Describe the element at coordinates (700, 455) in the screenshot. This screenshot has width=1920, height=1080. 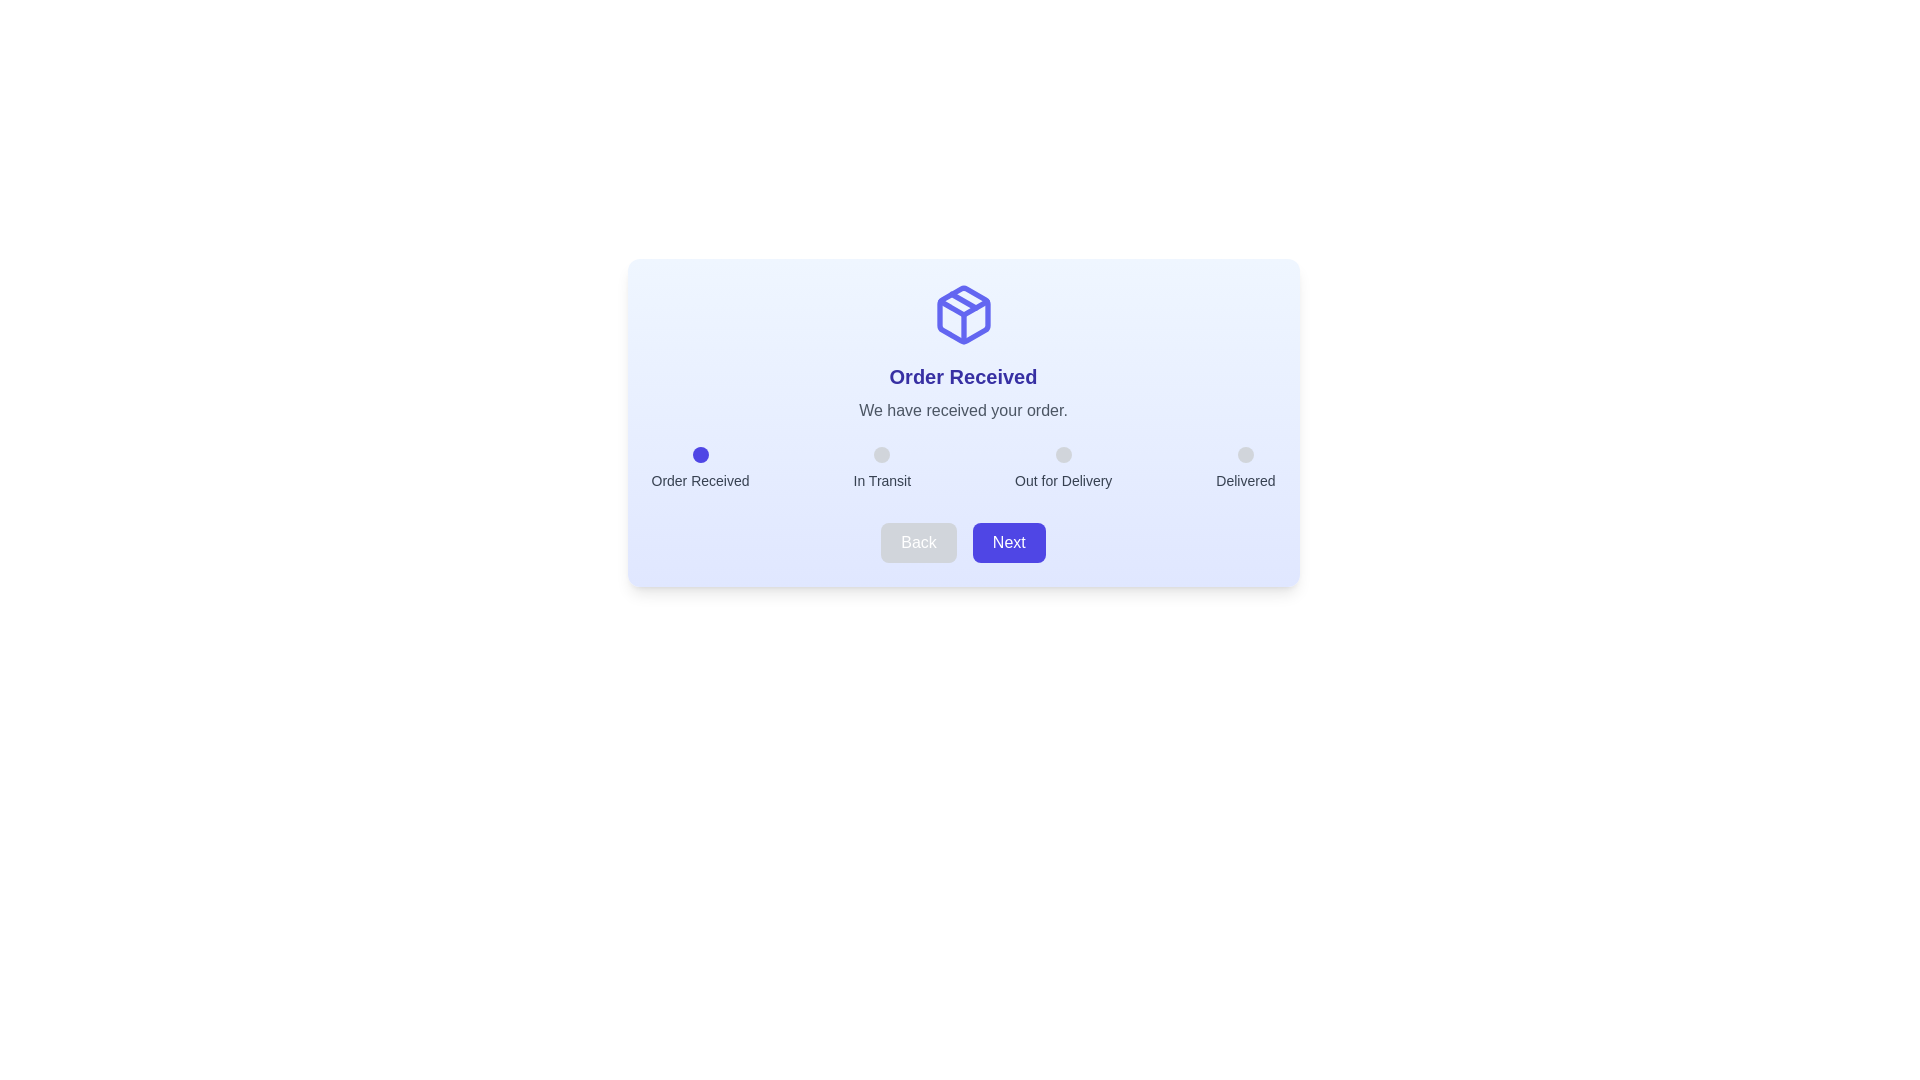
I see `the step indicator for Order Received to highlight it` at that location.